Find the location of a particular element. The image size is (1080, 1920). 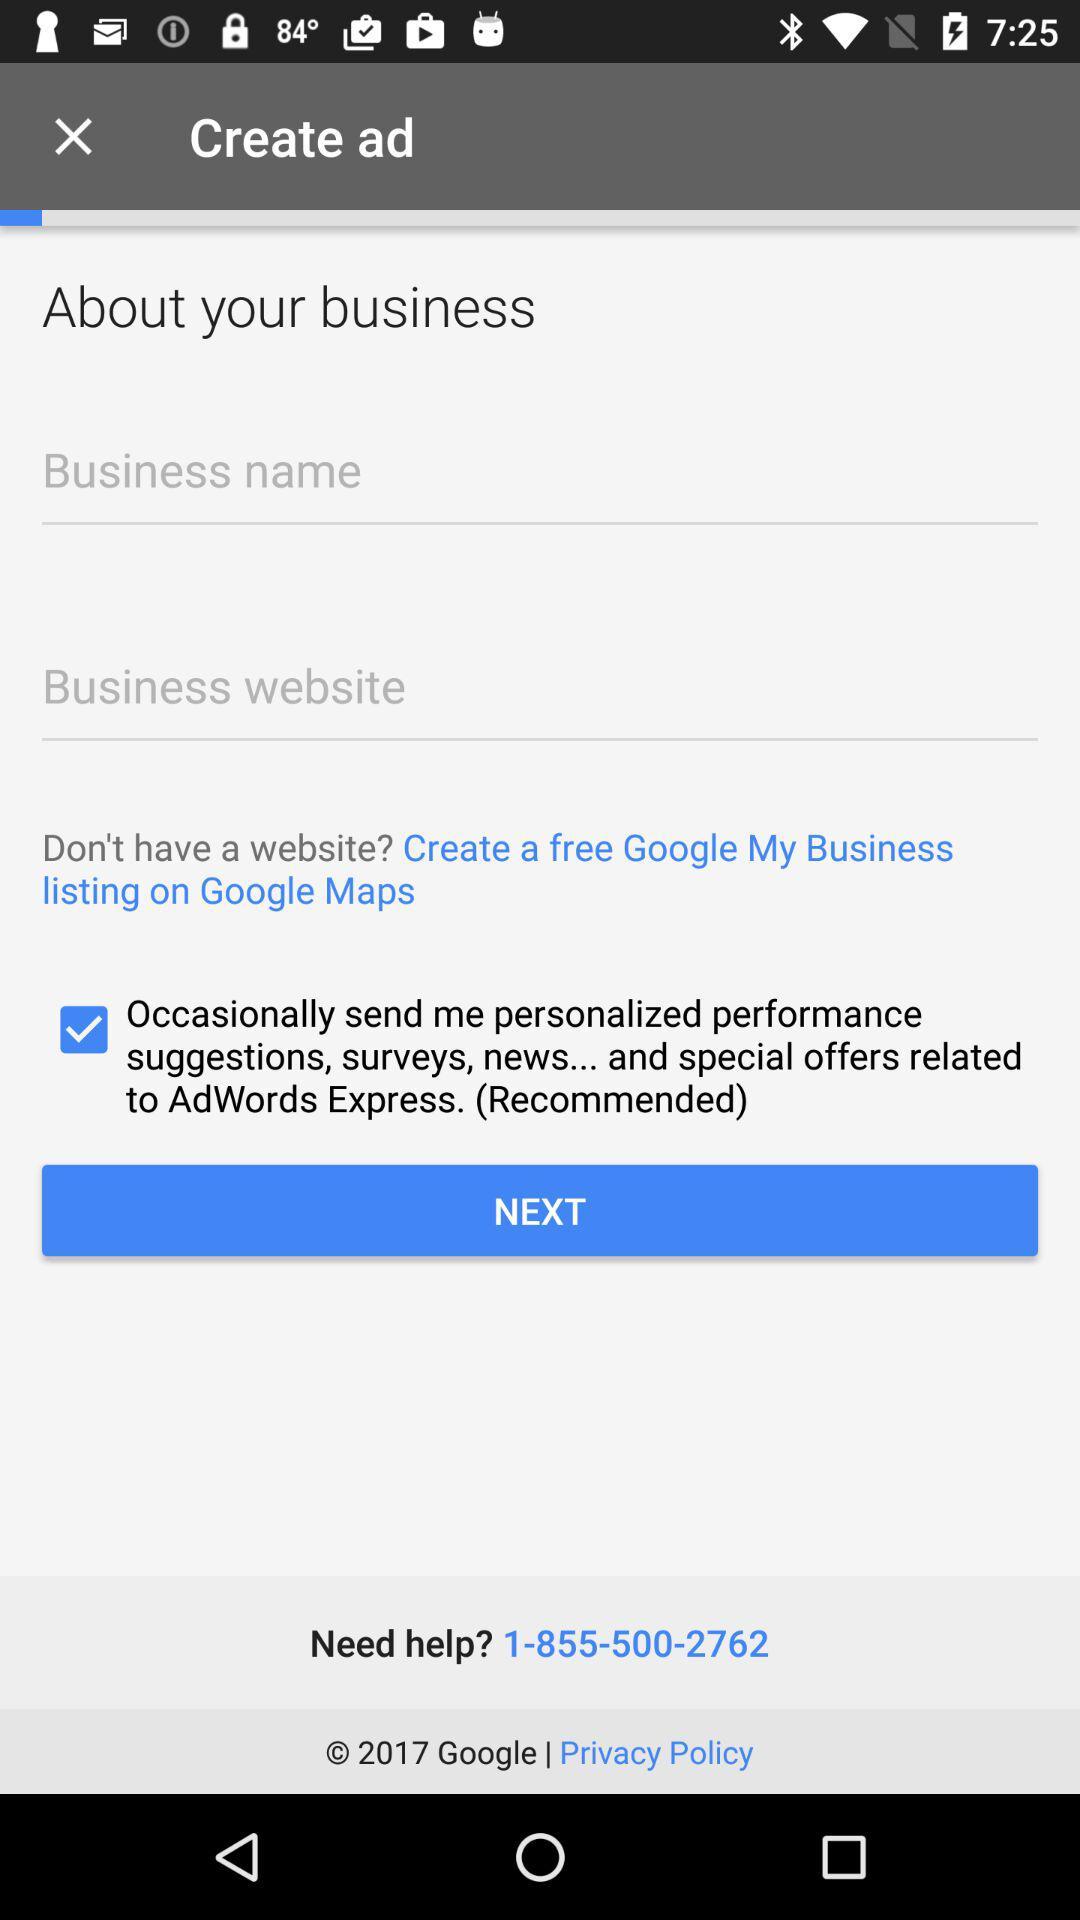

don t have item is located at coordinates (540, 868).